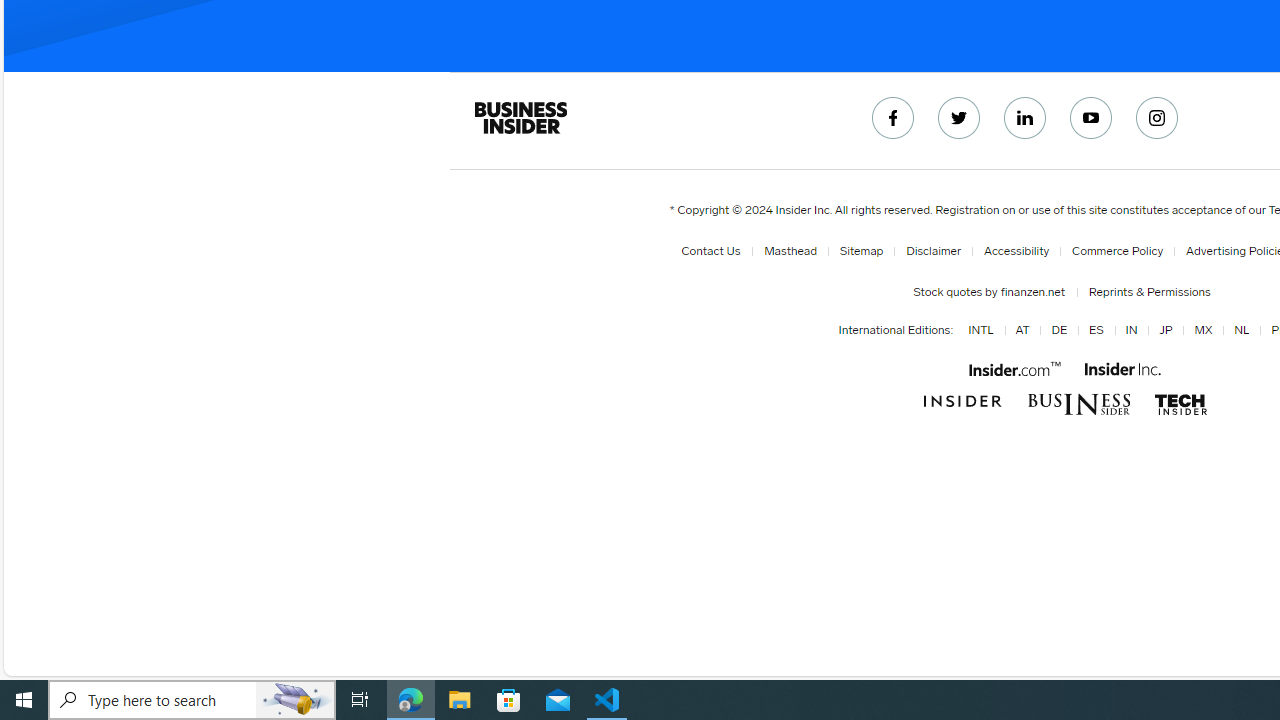  What do you see at coordinates (963, 402) in the screenshot?
I see `'Click to visit Business Insider'` at bounding box center [963, 402].